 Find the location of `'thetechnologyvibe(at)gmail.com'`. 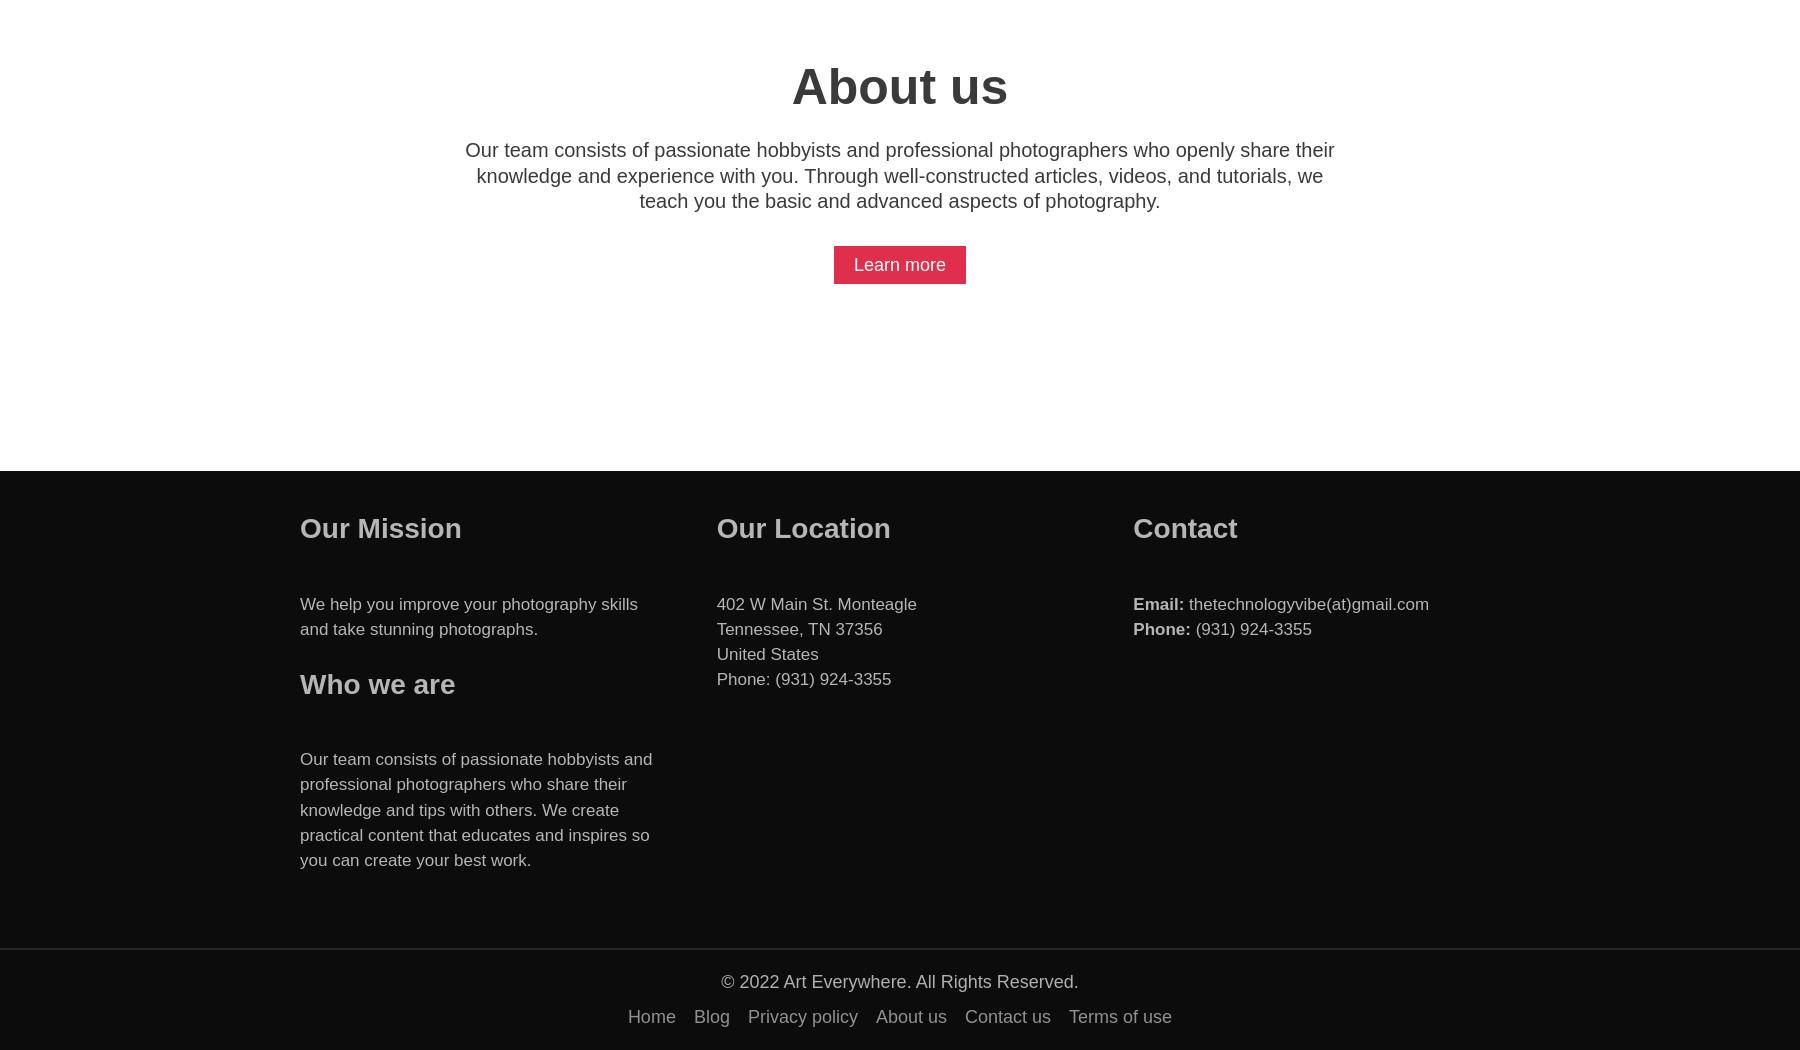

'thetechnologyvibe(at)gmail.com' is located at coordinates (1306, 603).